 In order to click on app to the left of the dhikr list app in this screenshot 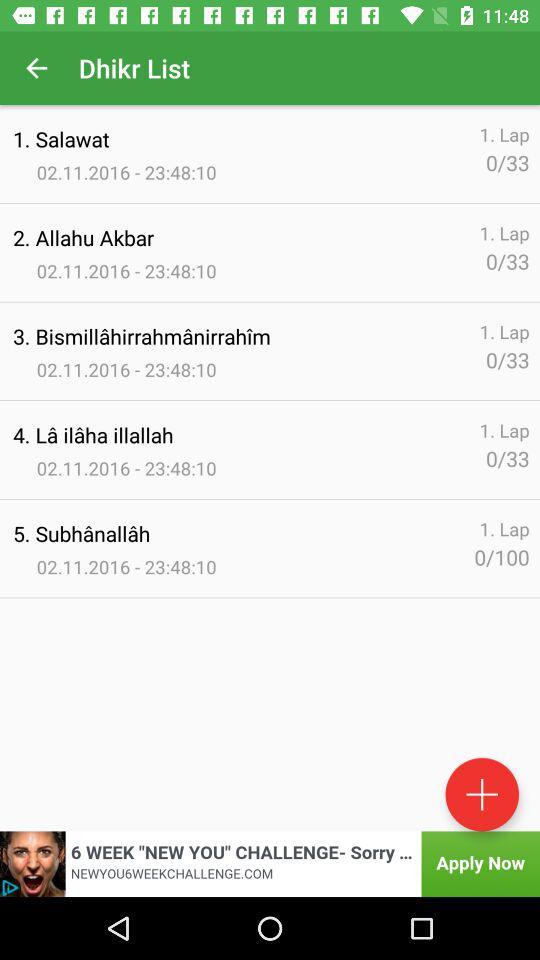, I will do `click(36, 68)`.